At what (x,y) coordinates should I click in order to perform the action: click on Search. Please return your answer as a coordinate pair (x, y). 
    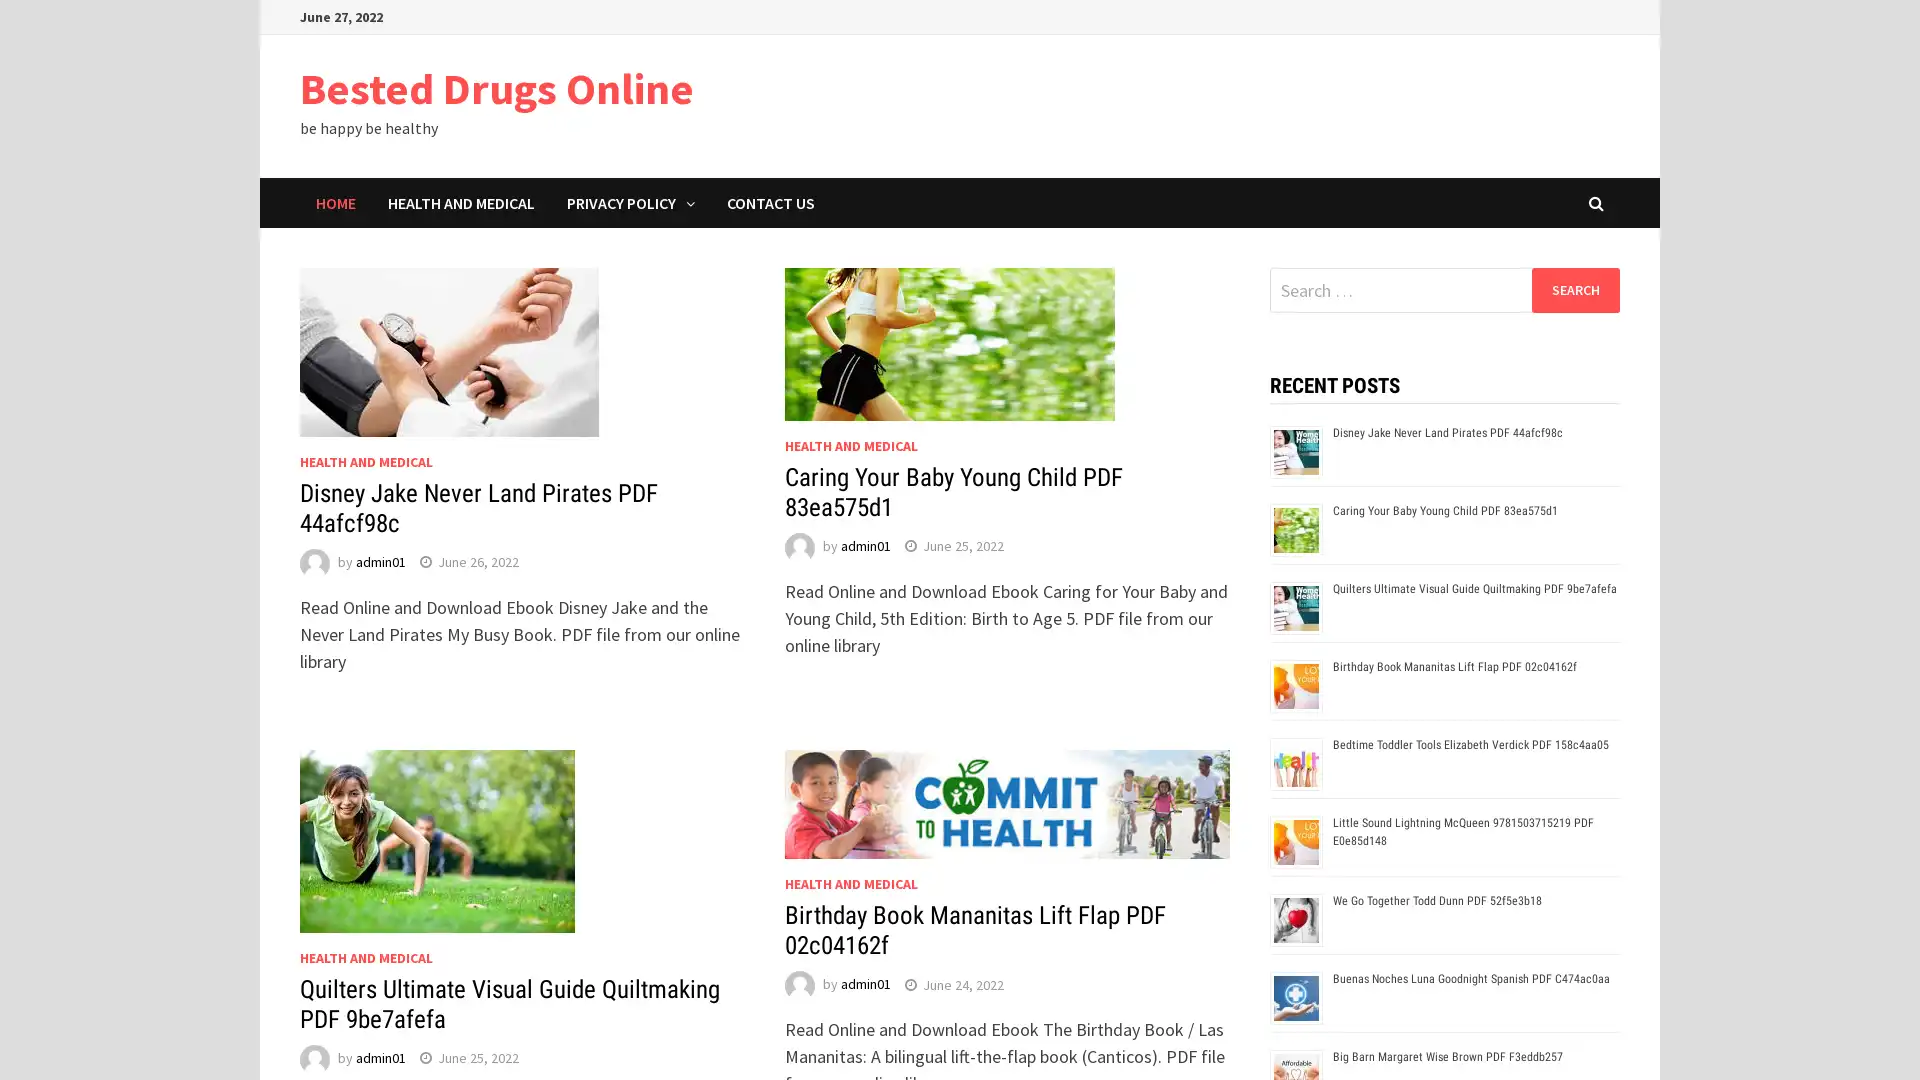
    Looking at the image, I should click on (1574, 289).